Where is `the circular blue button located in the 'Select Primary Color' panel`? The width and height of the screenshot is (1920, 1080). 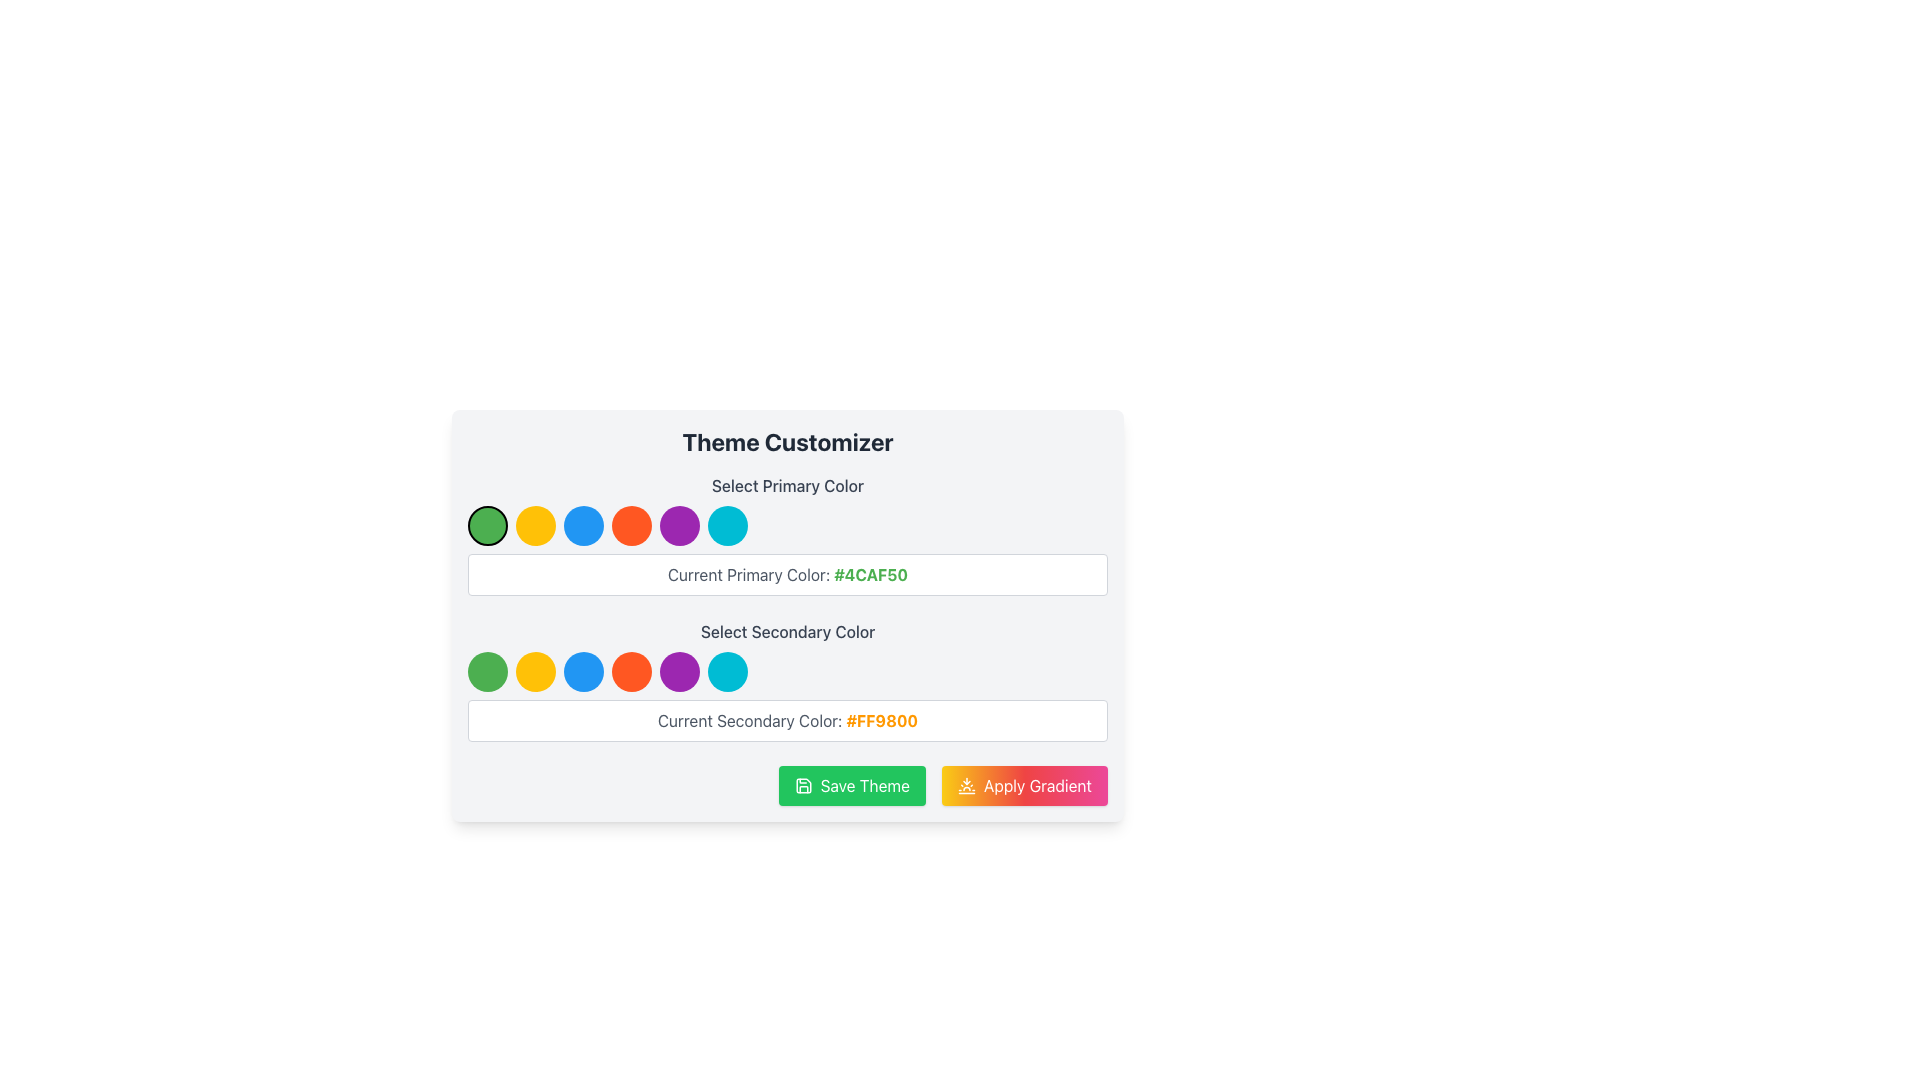
the circular blue button located in the 'Select Primary Color' panel is located at coordinates (583, 524).